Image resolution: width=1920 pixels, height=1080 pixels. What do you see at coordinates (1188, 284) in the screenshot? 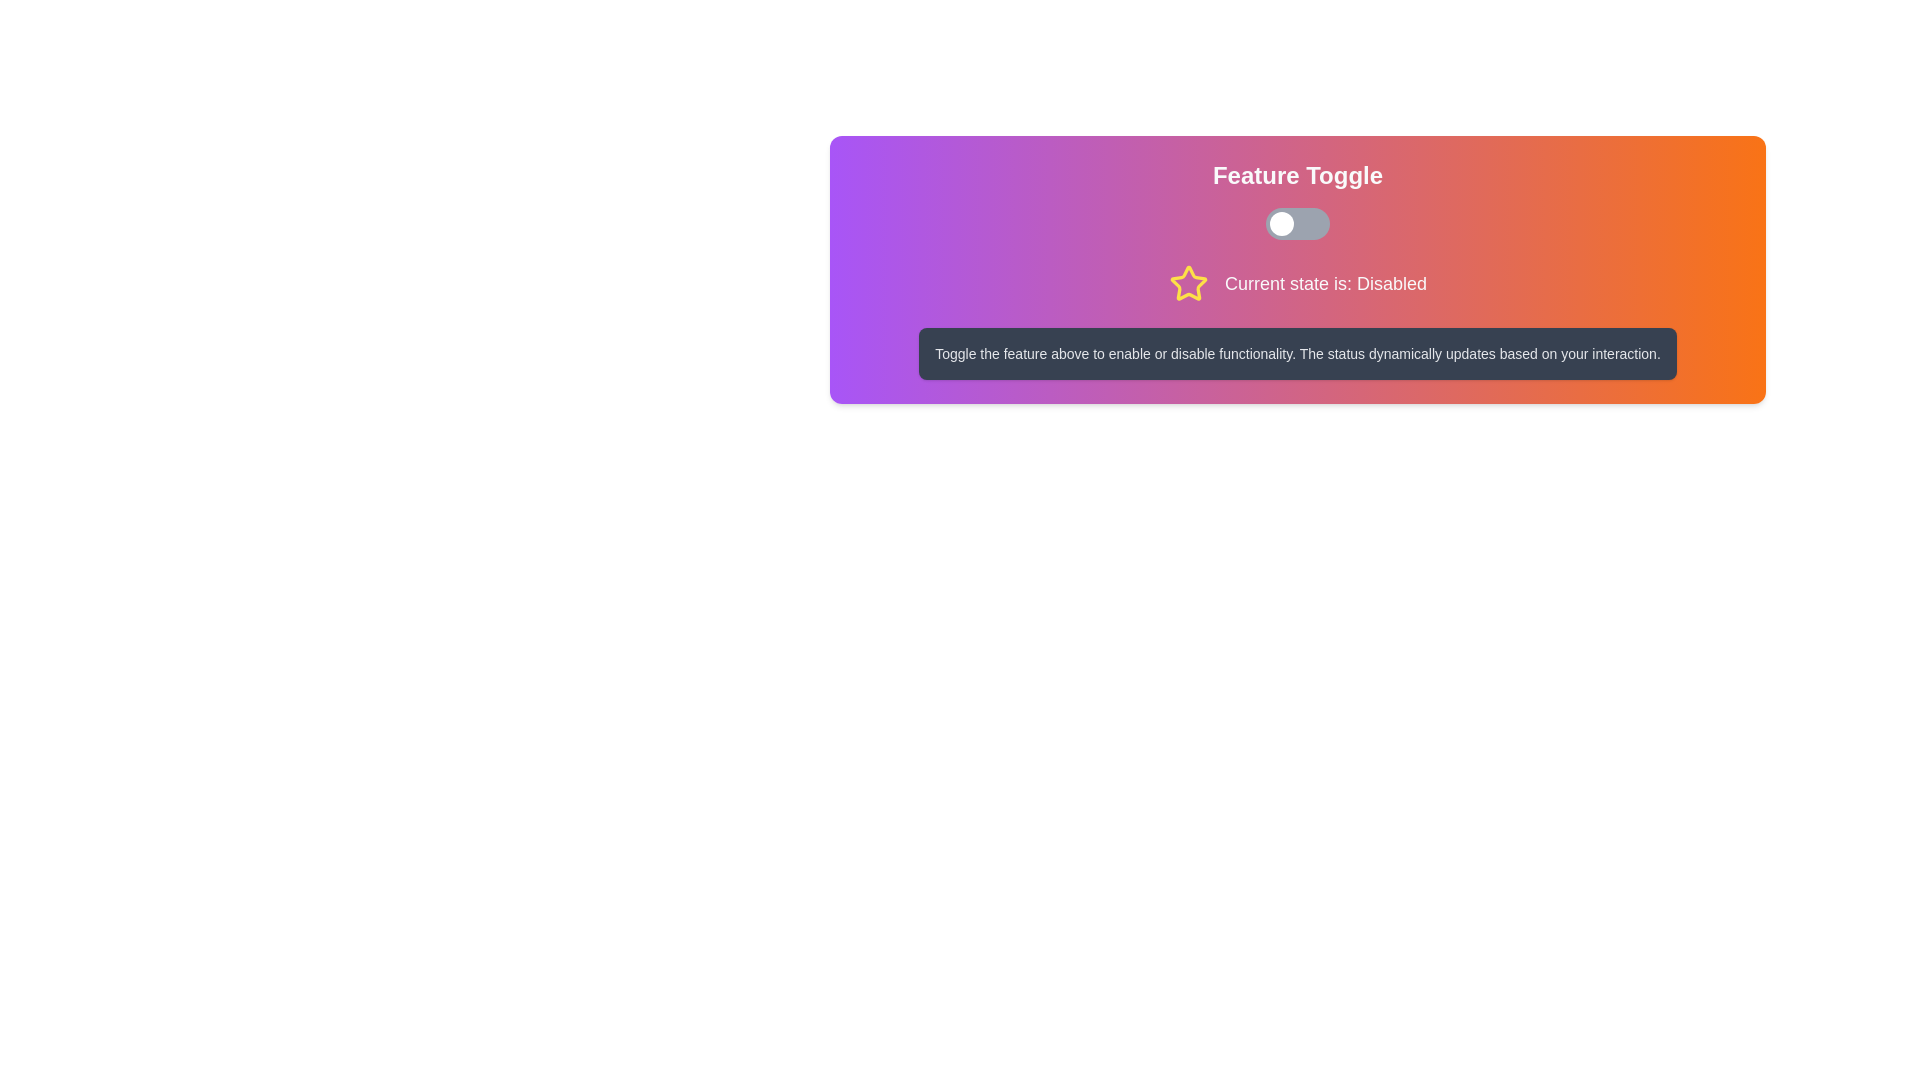
I see `the star SVG graphic icon located at the top-center of the interface, which indicates a state or rank, next to the text 'Current state is: Disabled'` at bounding box center [1188, 284].